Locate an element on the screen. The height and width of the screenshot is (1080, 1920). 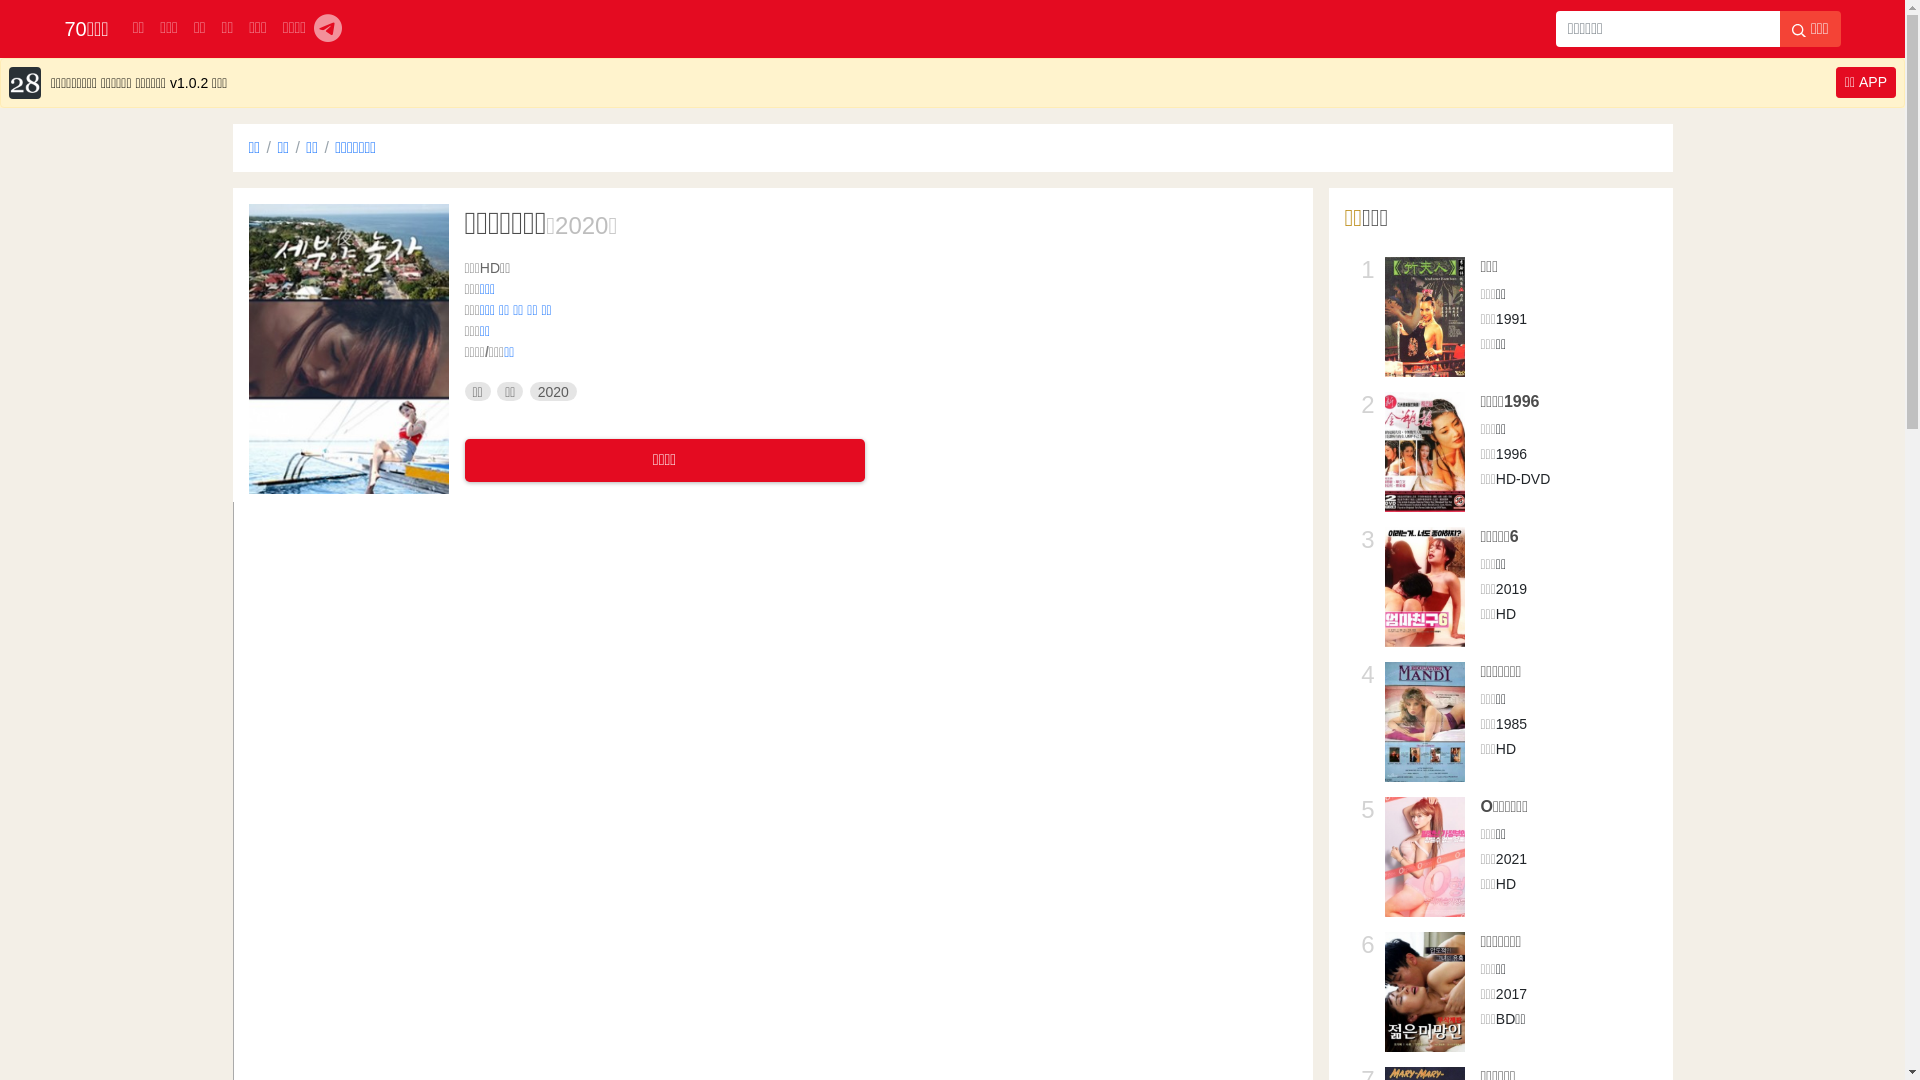
'2020' is located at coordinates (553, 392).